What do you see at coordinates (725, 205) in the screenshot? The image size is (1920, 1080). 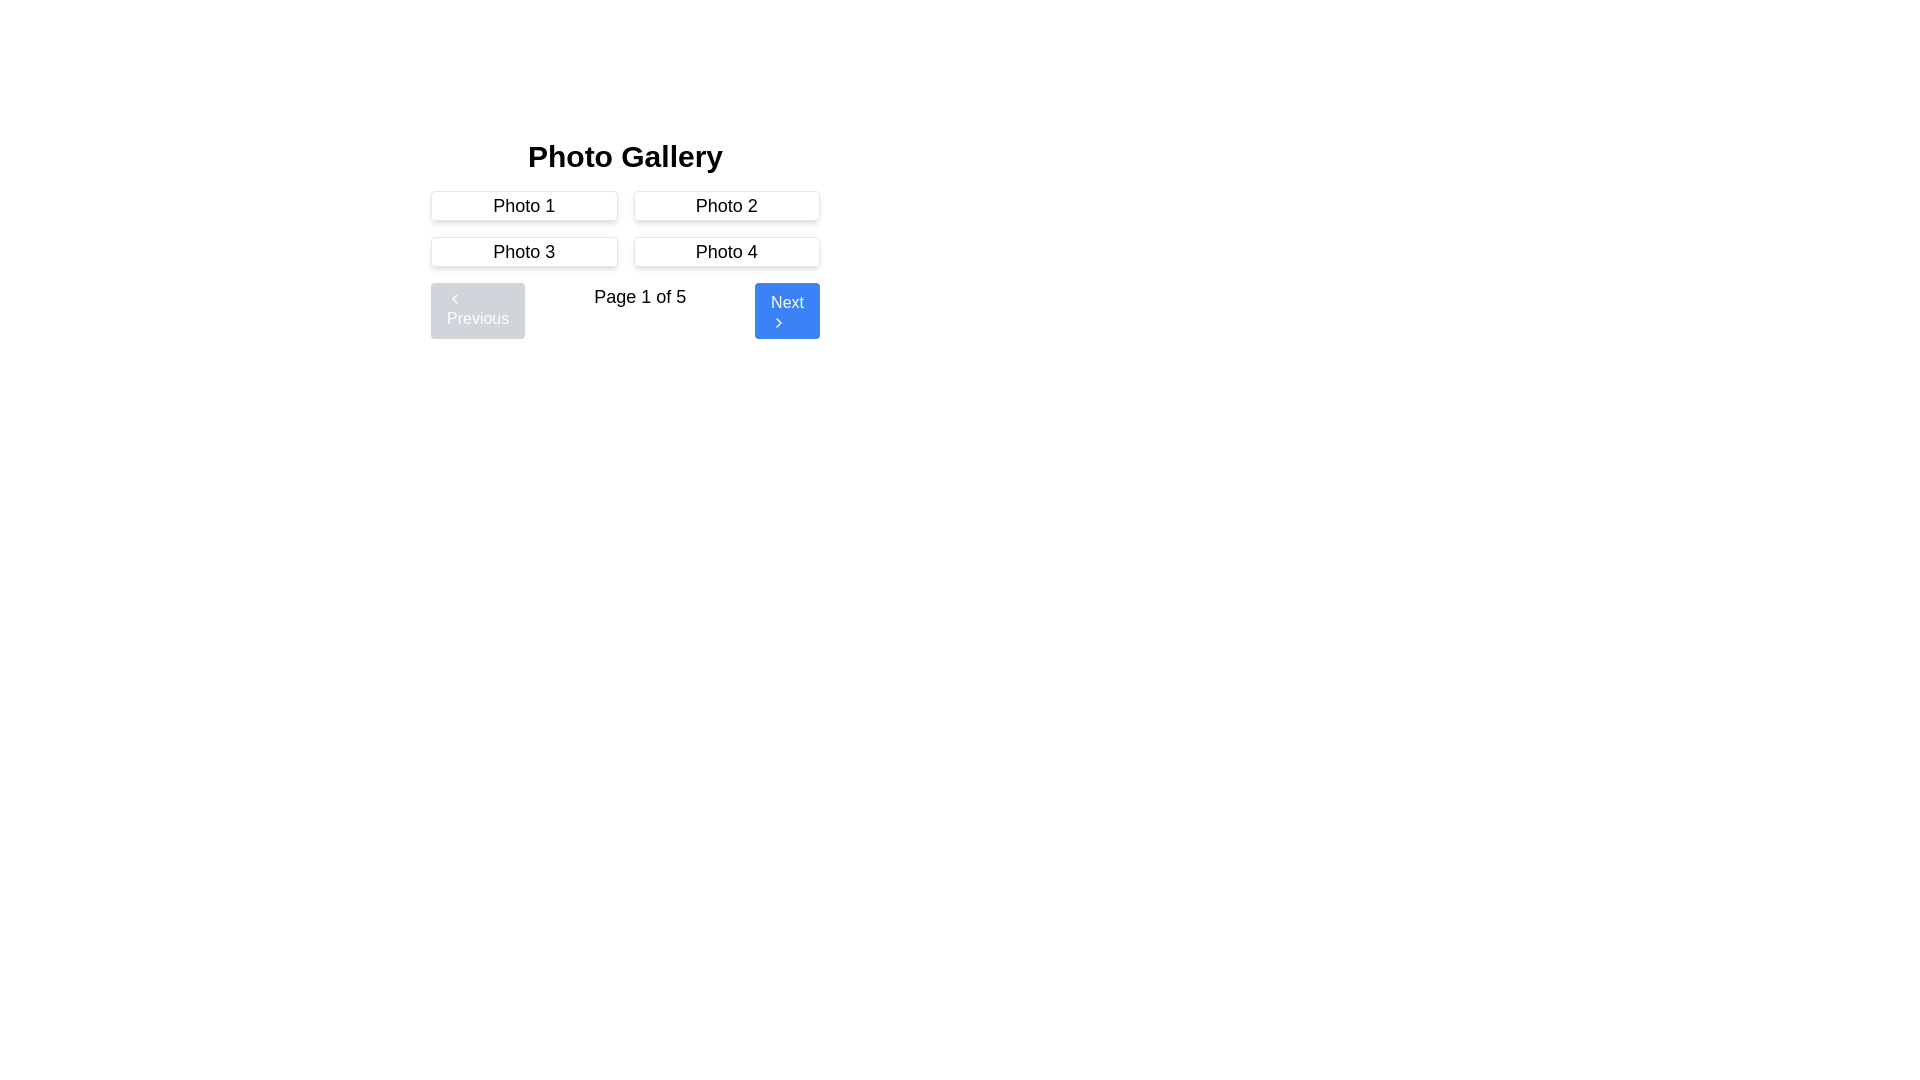 I see `the button that allows users to select or activate 'Photo 2'` at bounding box center [725, 205].